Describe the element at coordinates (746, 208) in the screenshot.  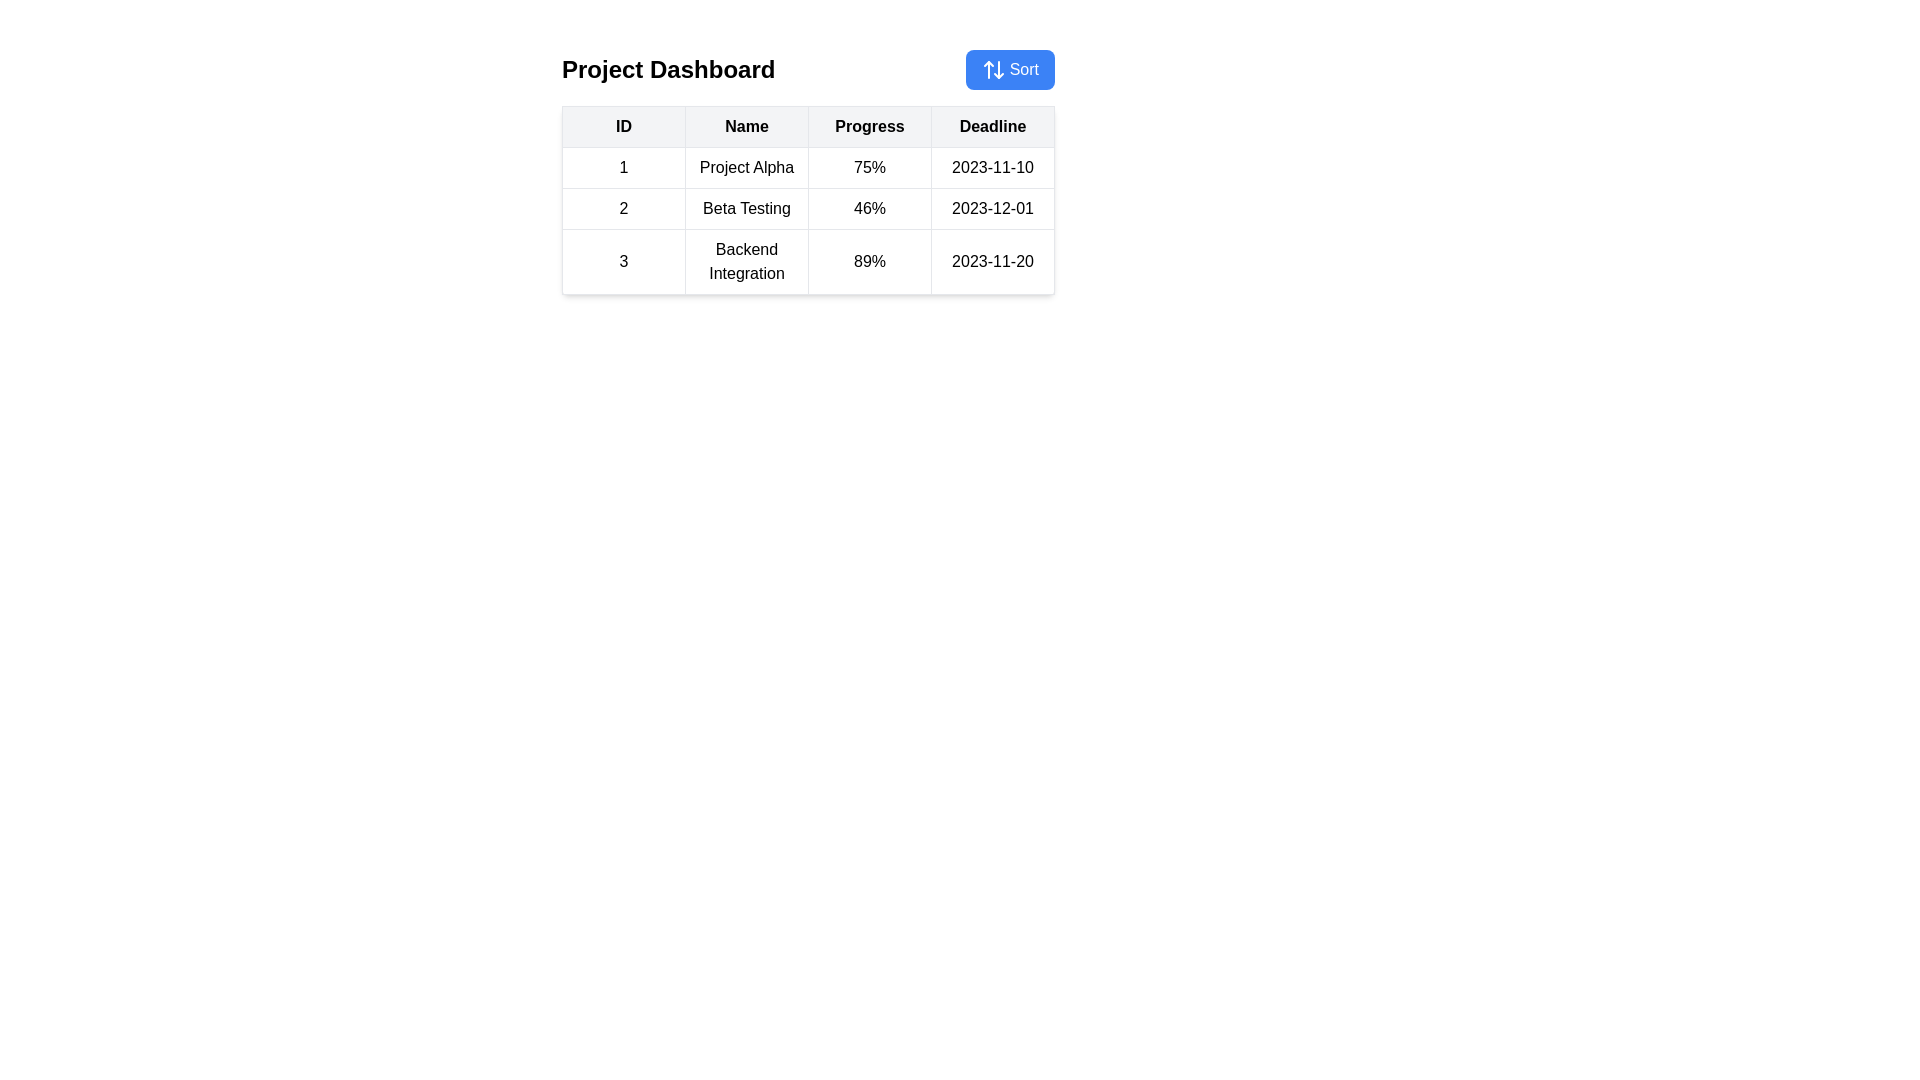
I see `the static text label displaying the project name in the second row of the table under the 'Name' column` at that location.